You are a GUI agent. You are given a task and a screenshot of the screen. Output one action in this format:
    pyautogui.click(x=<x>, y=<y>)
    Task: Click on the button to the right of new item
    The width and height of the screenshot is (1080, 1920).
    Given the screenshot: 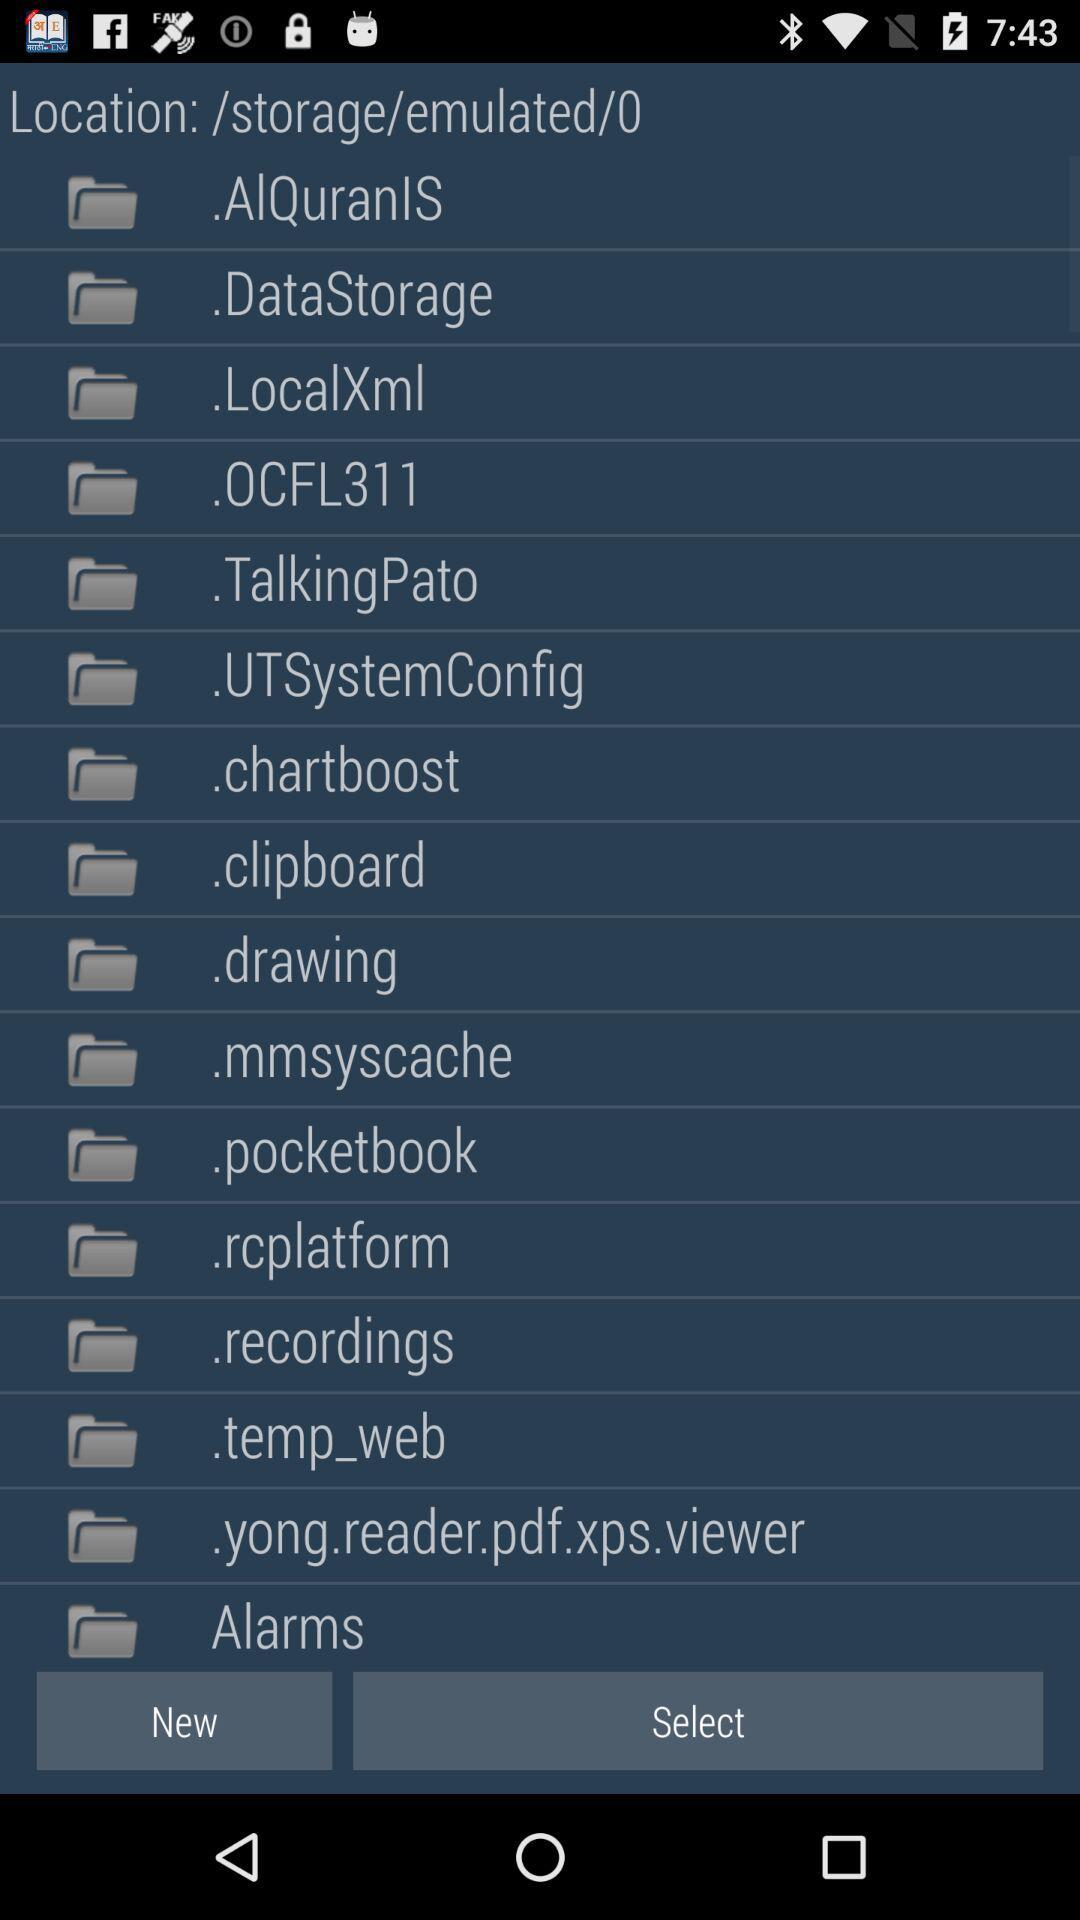 What is the action you would take?
    pyautogui.click(x=697, y=1719)
    